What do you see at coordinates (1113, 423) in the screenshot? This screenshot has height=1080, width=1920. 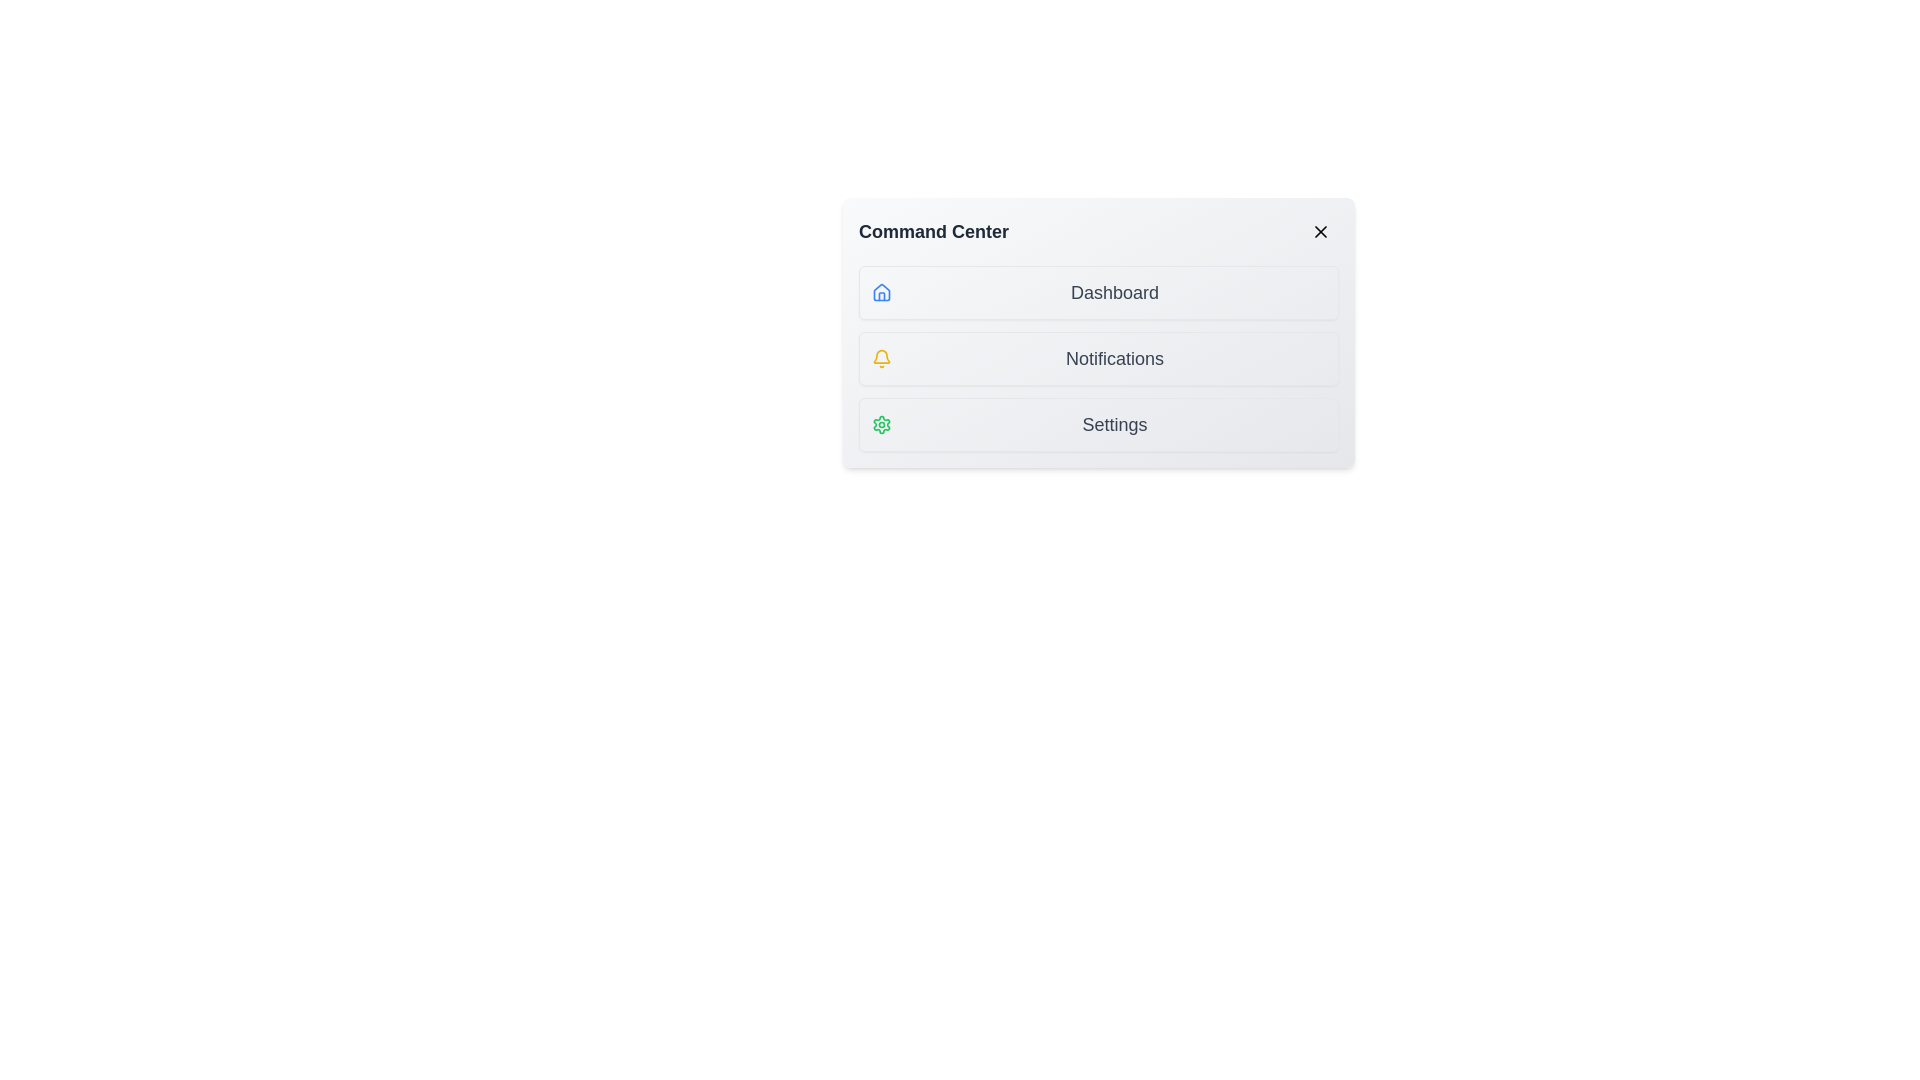 I see `the 'Settings' label, which is styled with a heading text size and gray color, located below 'Dashboard' and 'Notifications' in the Command Center section, accompanied by a gear icon` at bounding box center [1113, 423].